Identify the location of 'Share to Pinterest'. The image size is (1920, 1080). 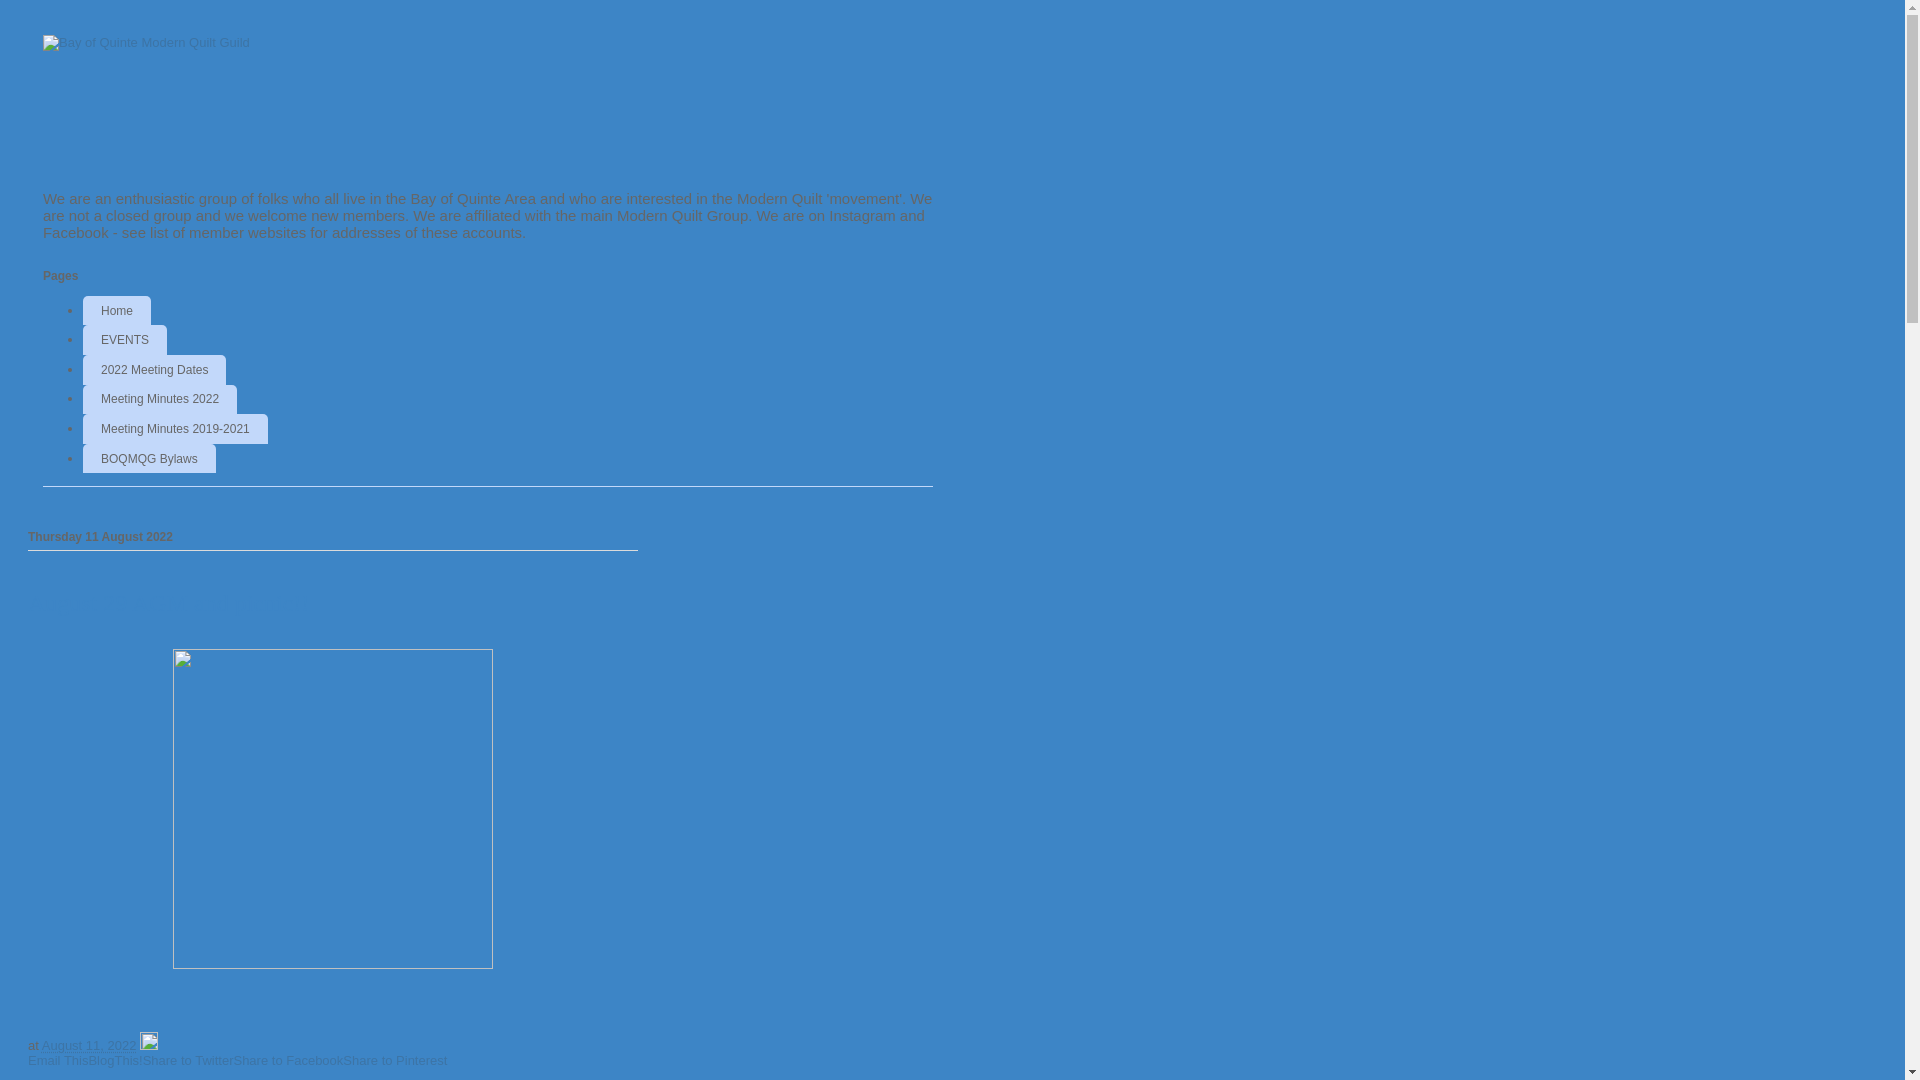
(394, 1059).